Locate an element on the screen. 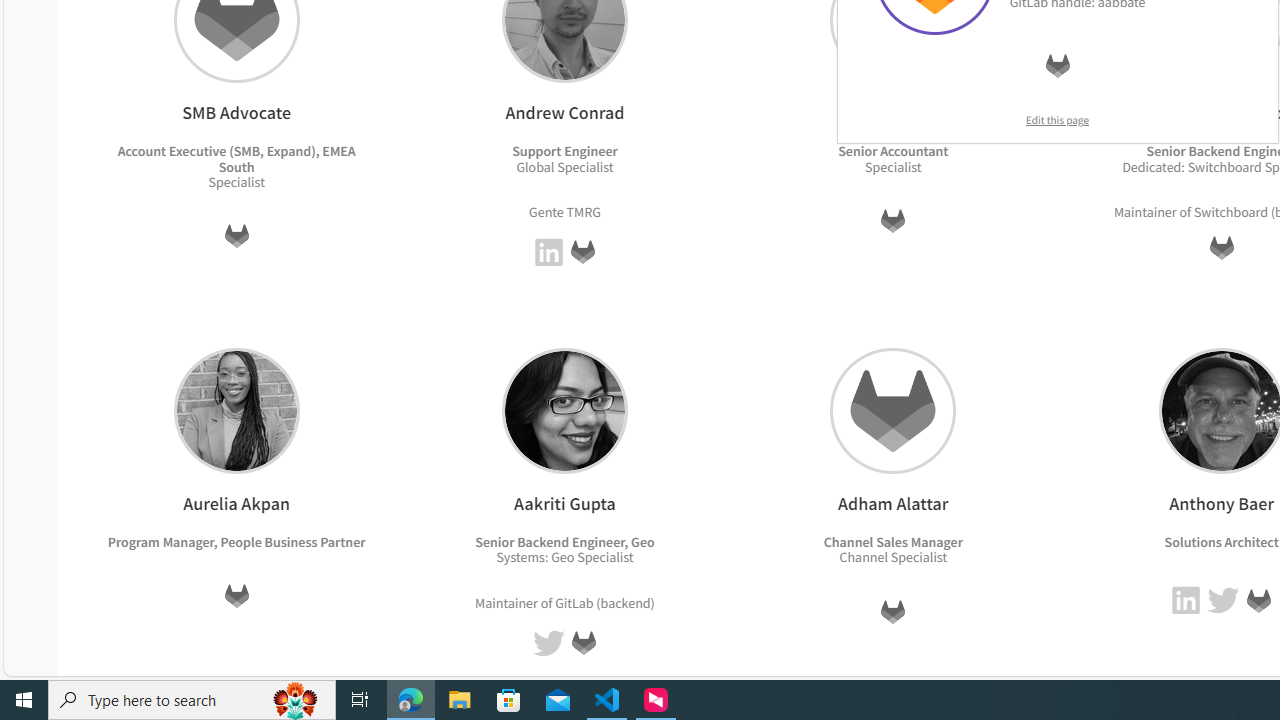 This screenshot has height=720, width=1280. 'Account Executive (SMB, Expand), EMEA South' is located at coordinates (236, 157).